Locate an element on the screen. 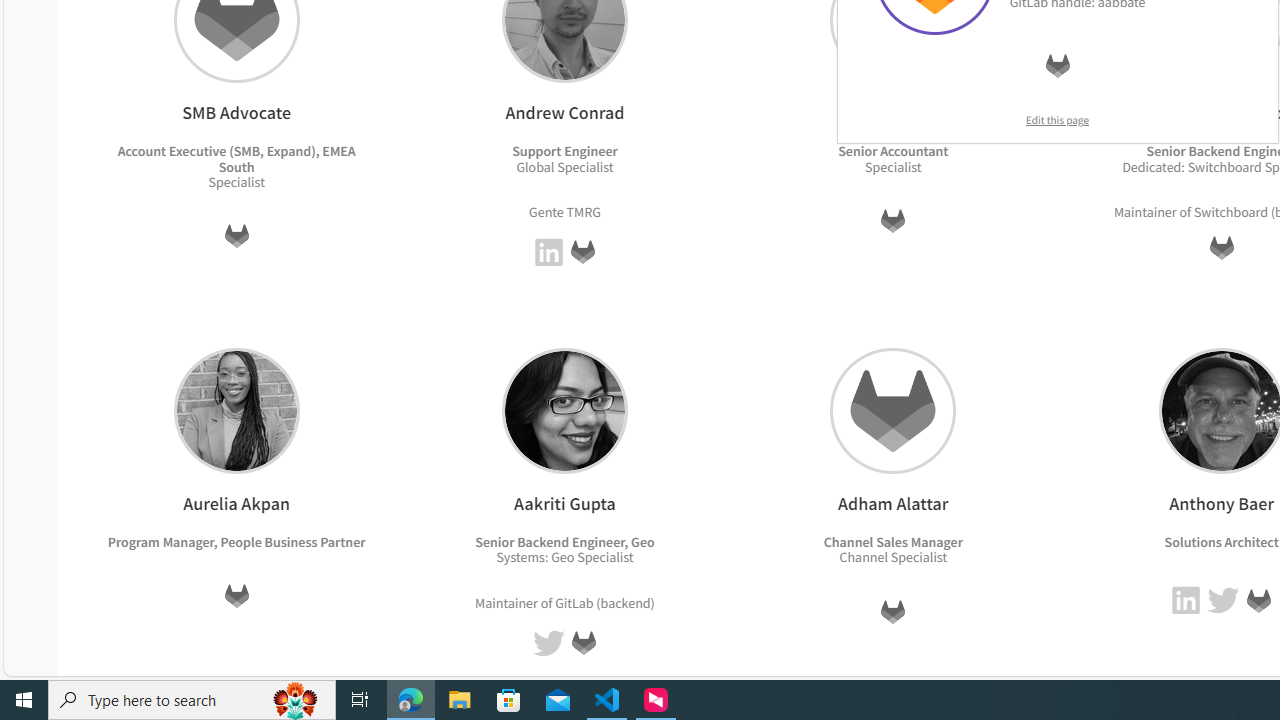 This screenshot has height=720, width=1280. 'Account Executive (SMB, Expand), EMEA South' is located at coordinates (236, 157).